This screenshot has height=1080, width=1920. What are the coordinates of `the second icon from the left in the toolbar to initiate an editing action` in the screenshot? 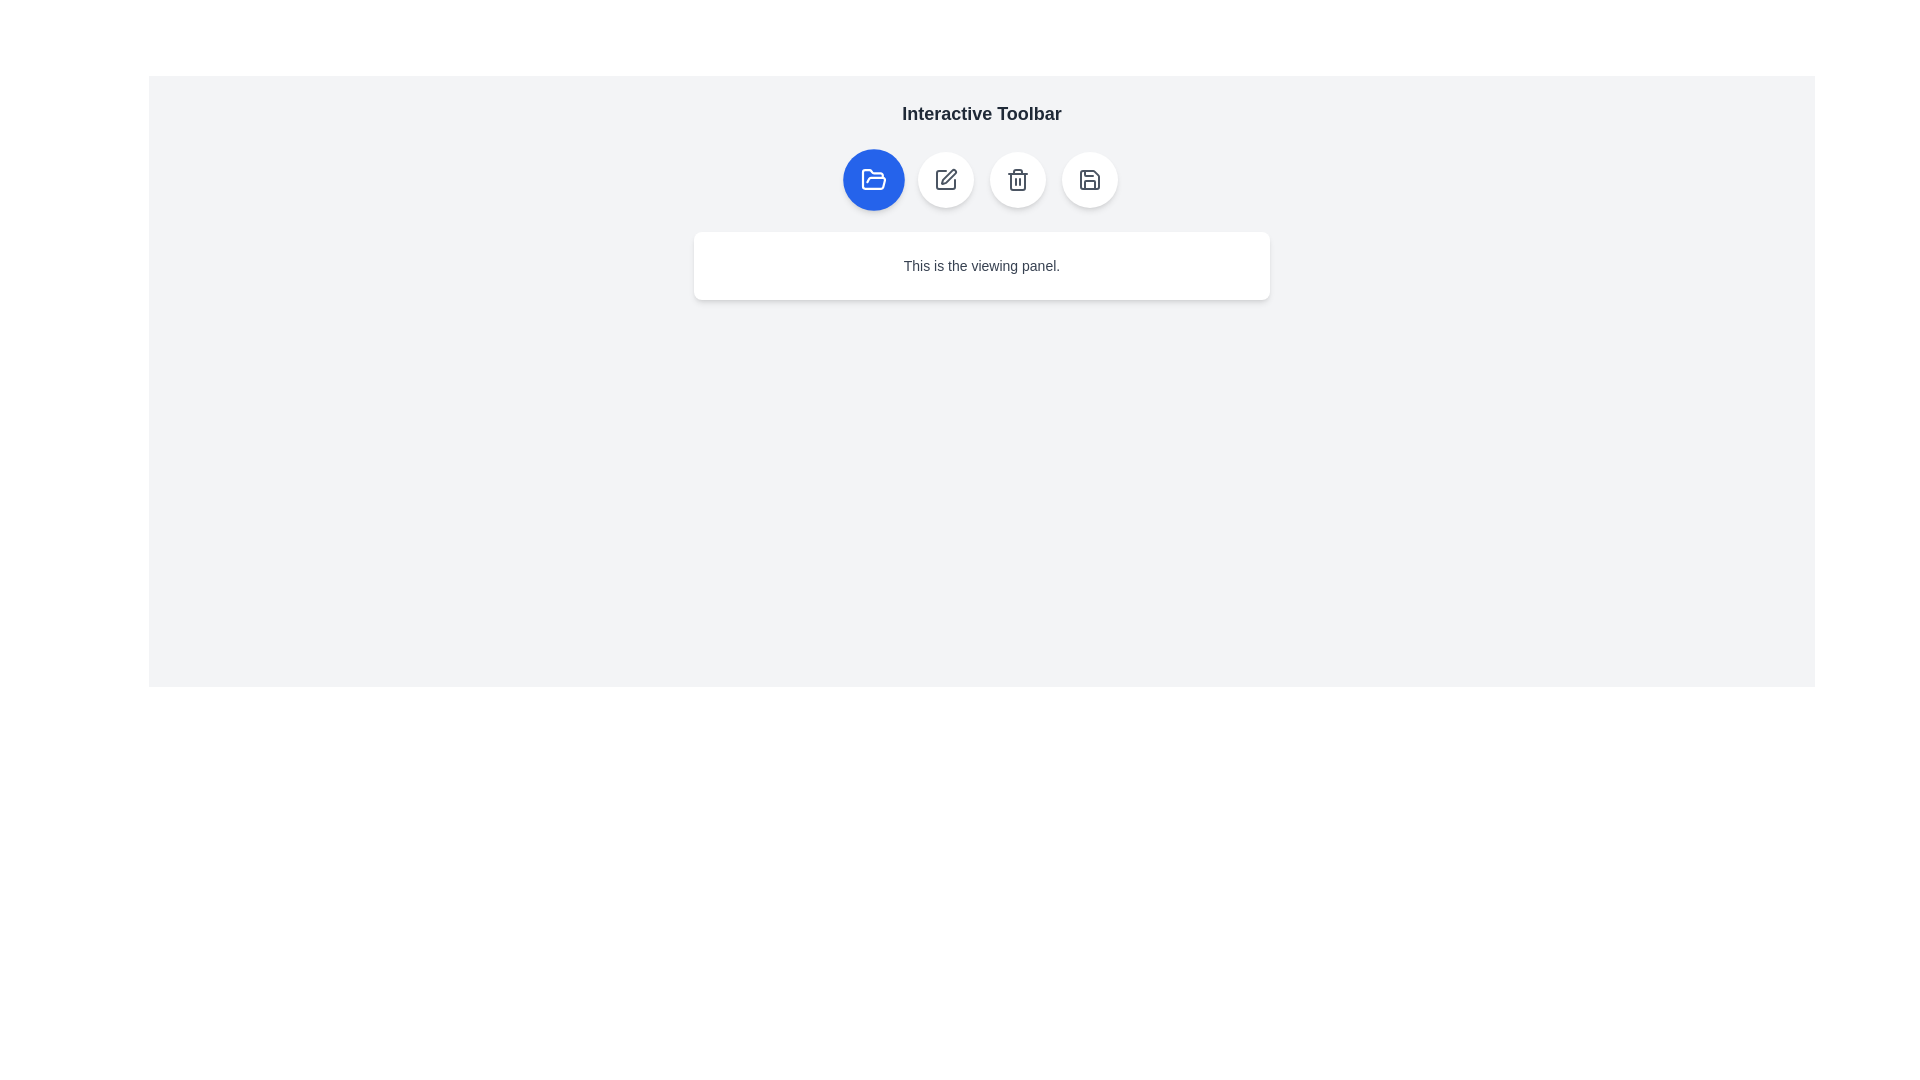 It's located at (944, 180).